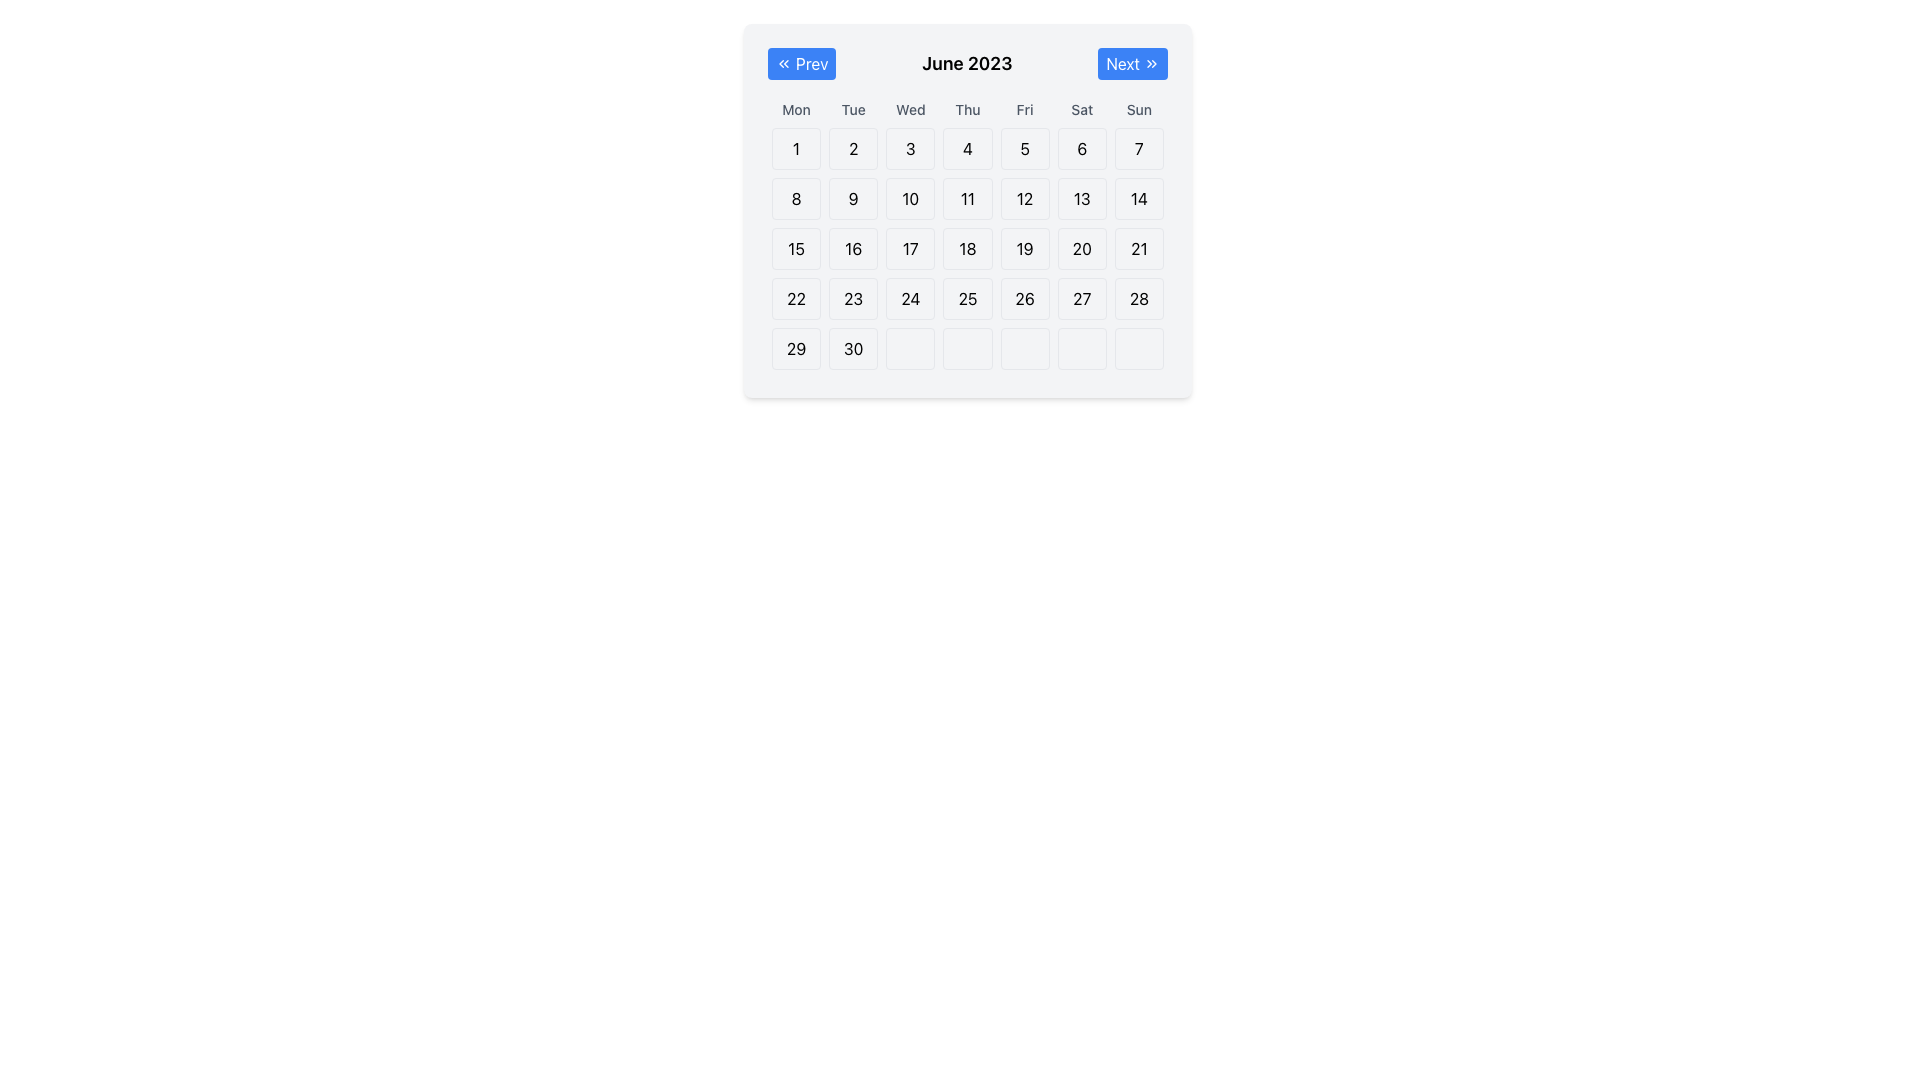  What do you see at coordinates (968, 347) in the screenshot?
I see `the grid row element of the calendar containing the dates '29' and '30'` at bounding box center [968, 347].